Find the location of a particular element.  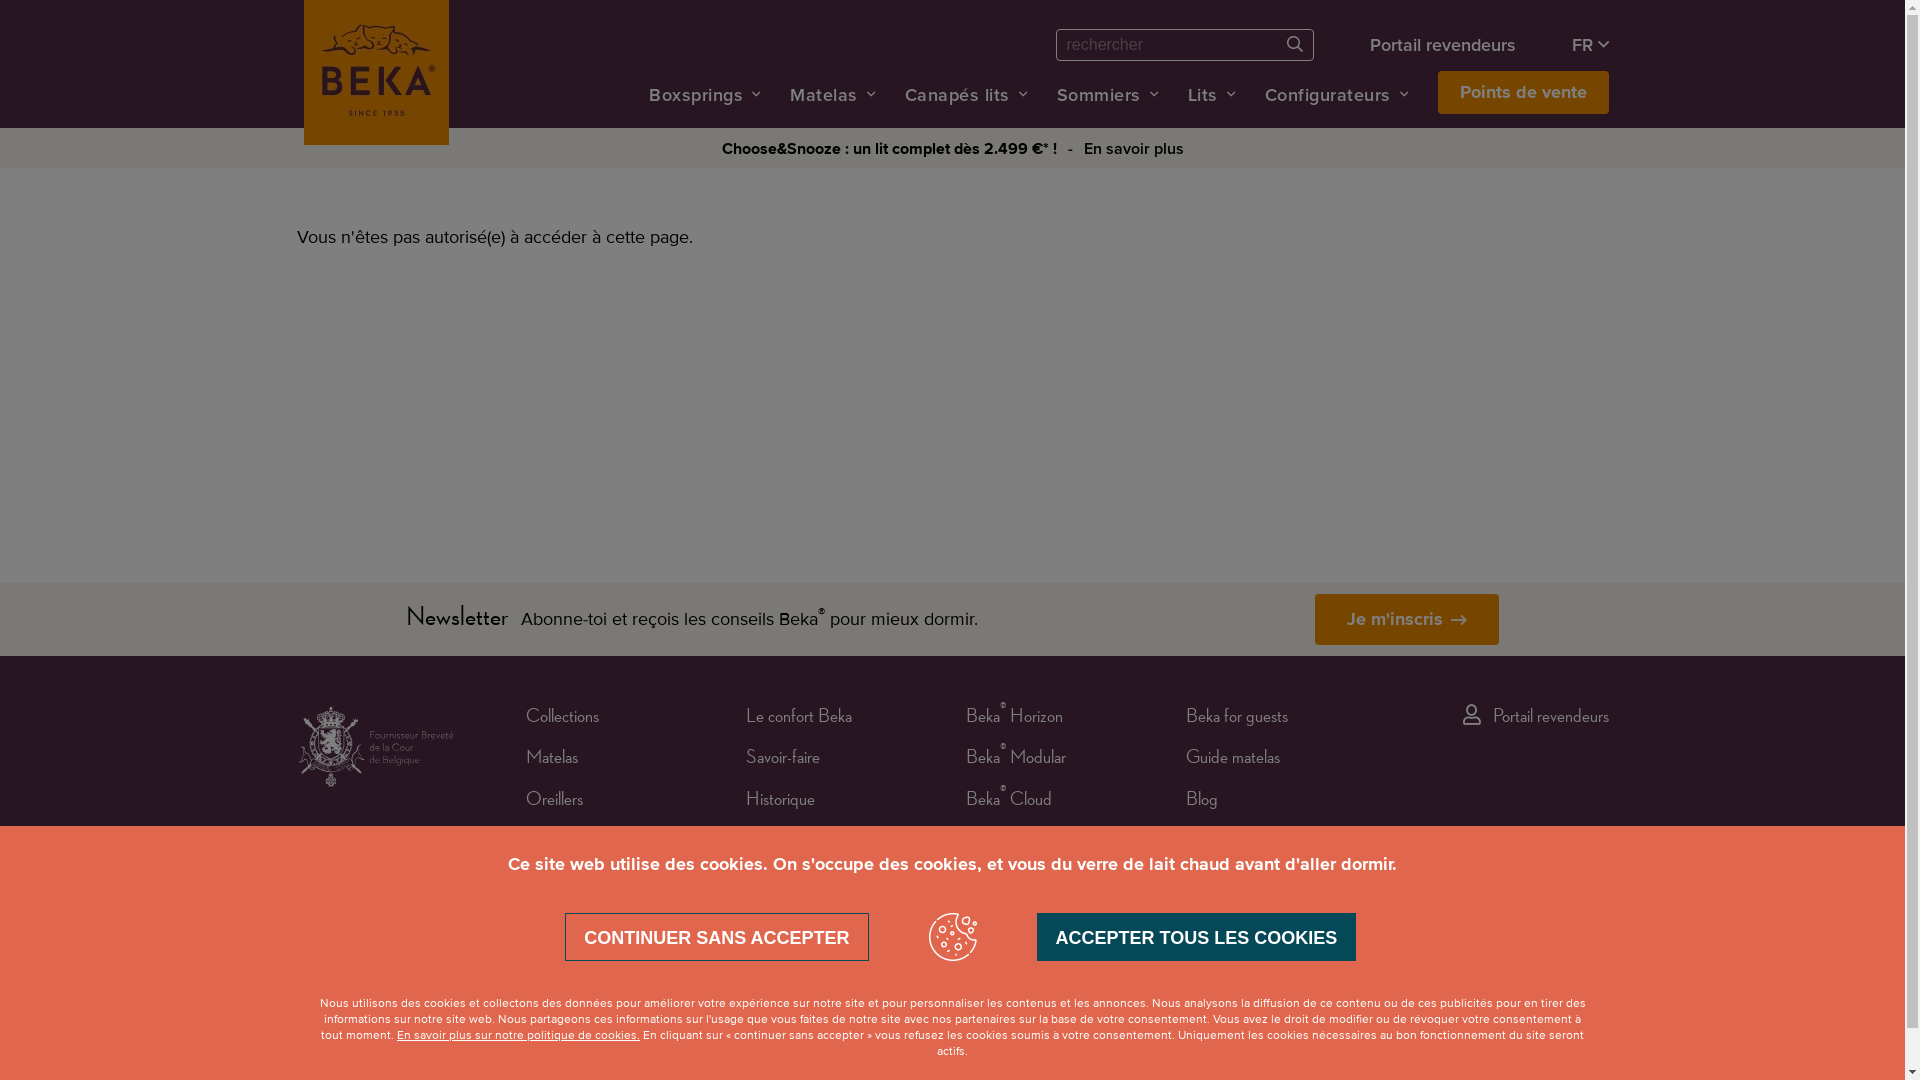

'Beka for guests' is located at coordinates (1236, 718).